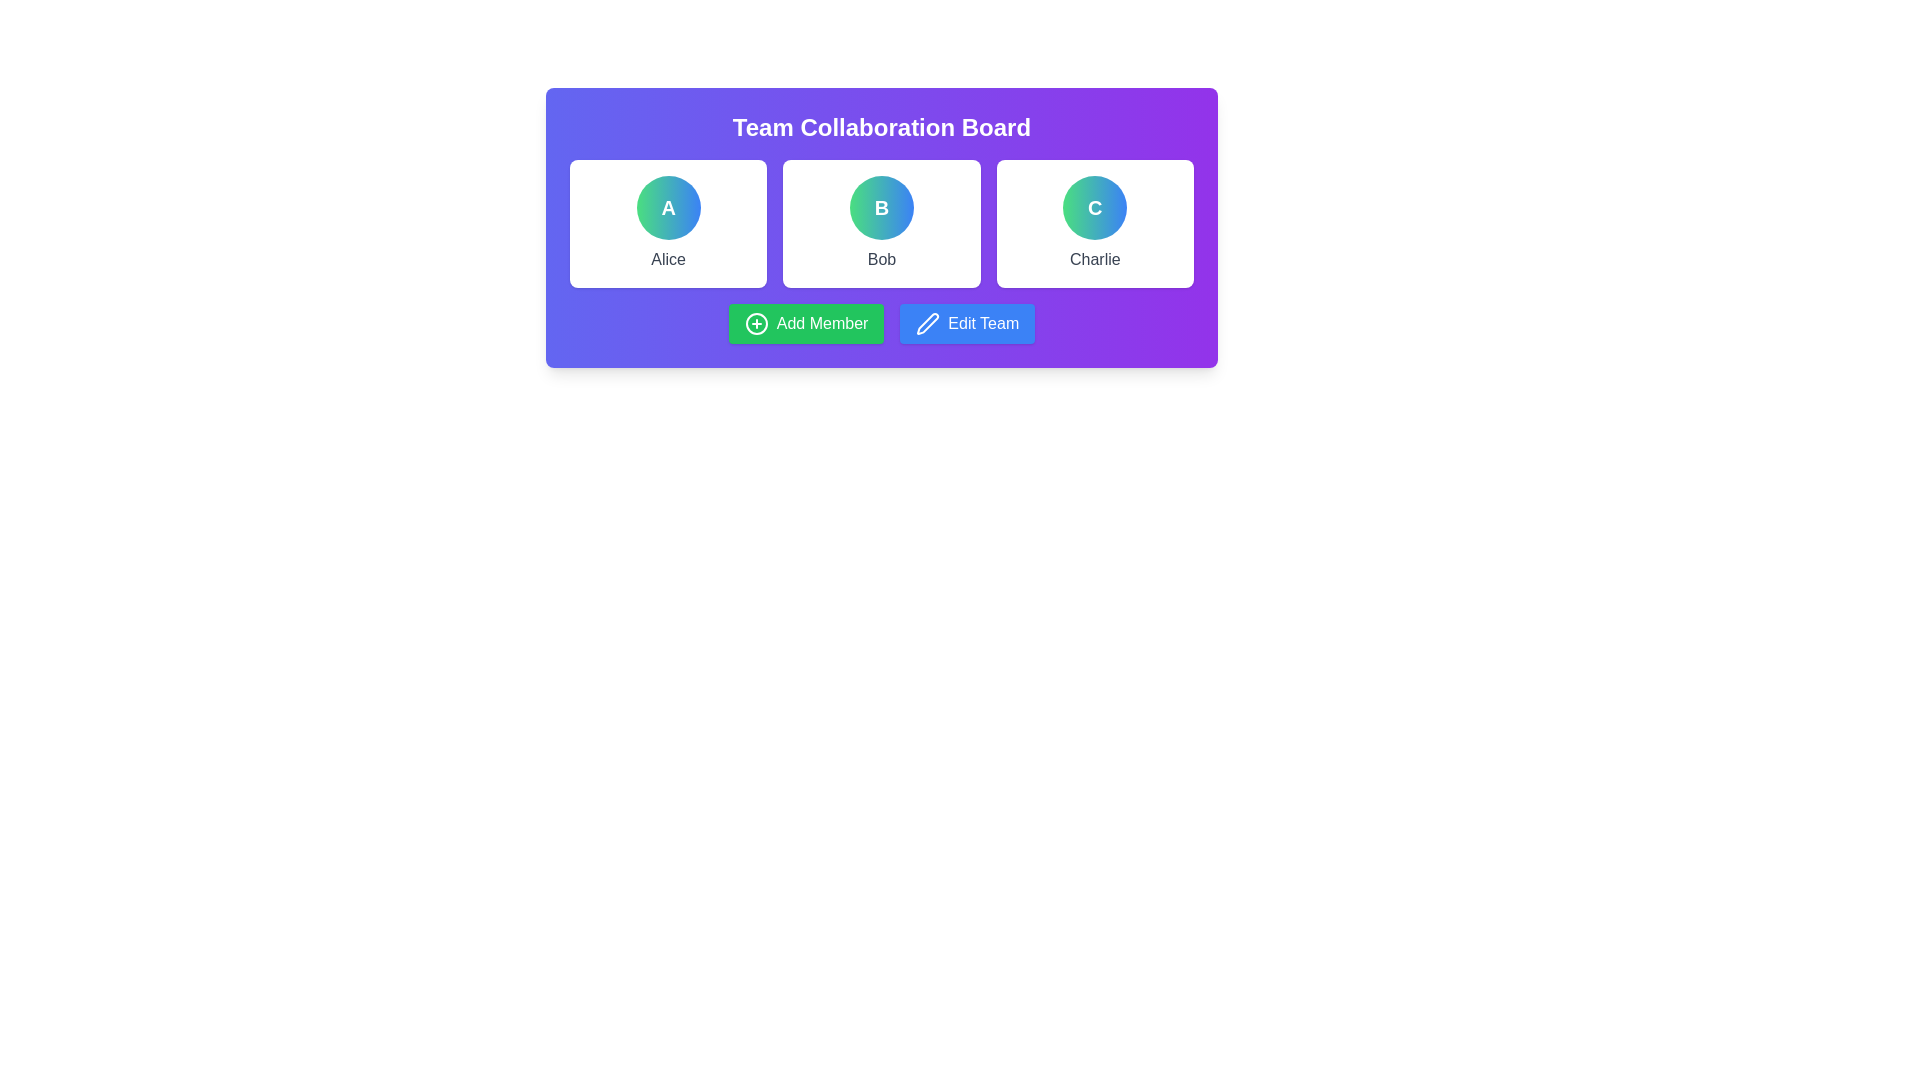 This screenshot has width=1920, height=1080. What do you see at coordinates (881, 226) in the screenshot?
I see `the informational card representing team member 'Bob', which displays his details and is located in the center of the team collaboration board` at bounding box center [881, 226].